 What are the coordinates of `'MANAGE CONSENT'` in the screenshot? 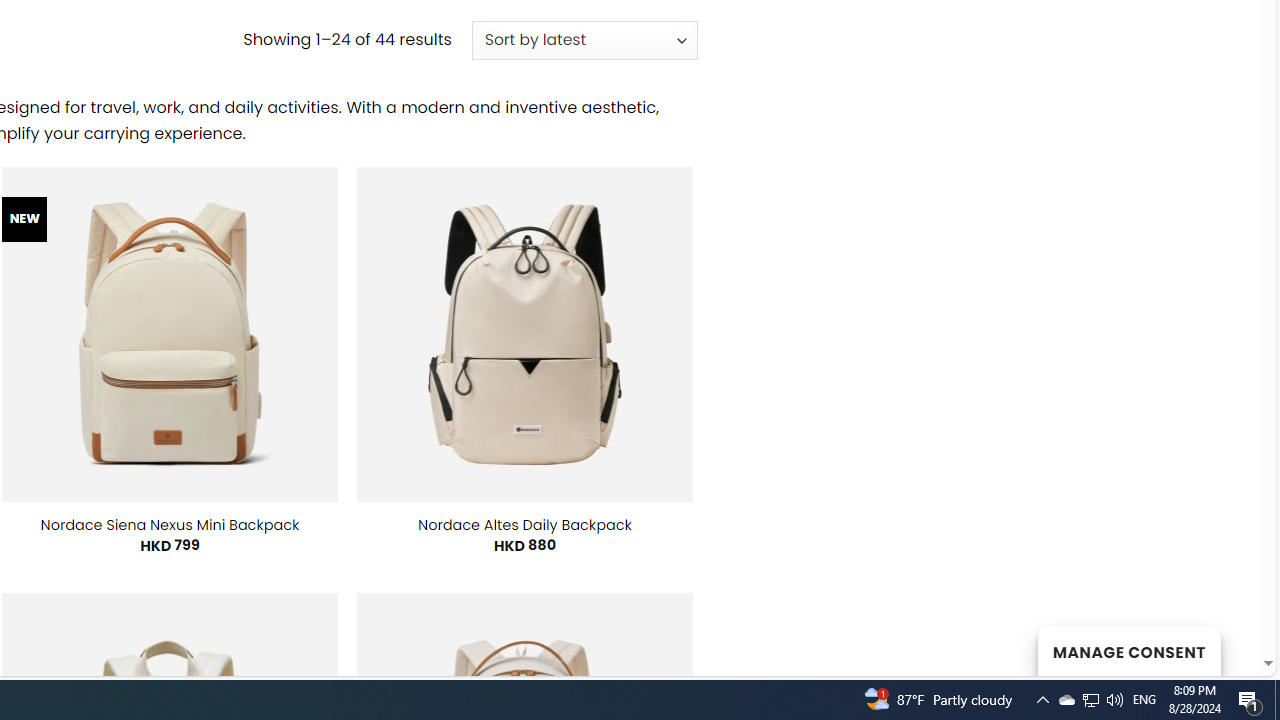 It's located at (1128, 650).